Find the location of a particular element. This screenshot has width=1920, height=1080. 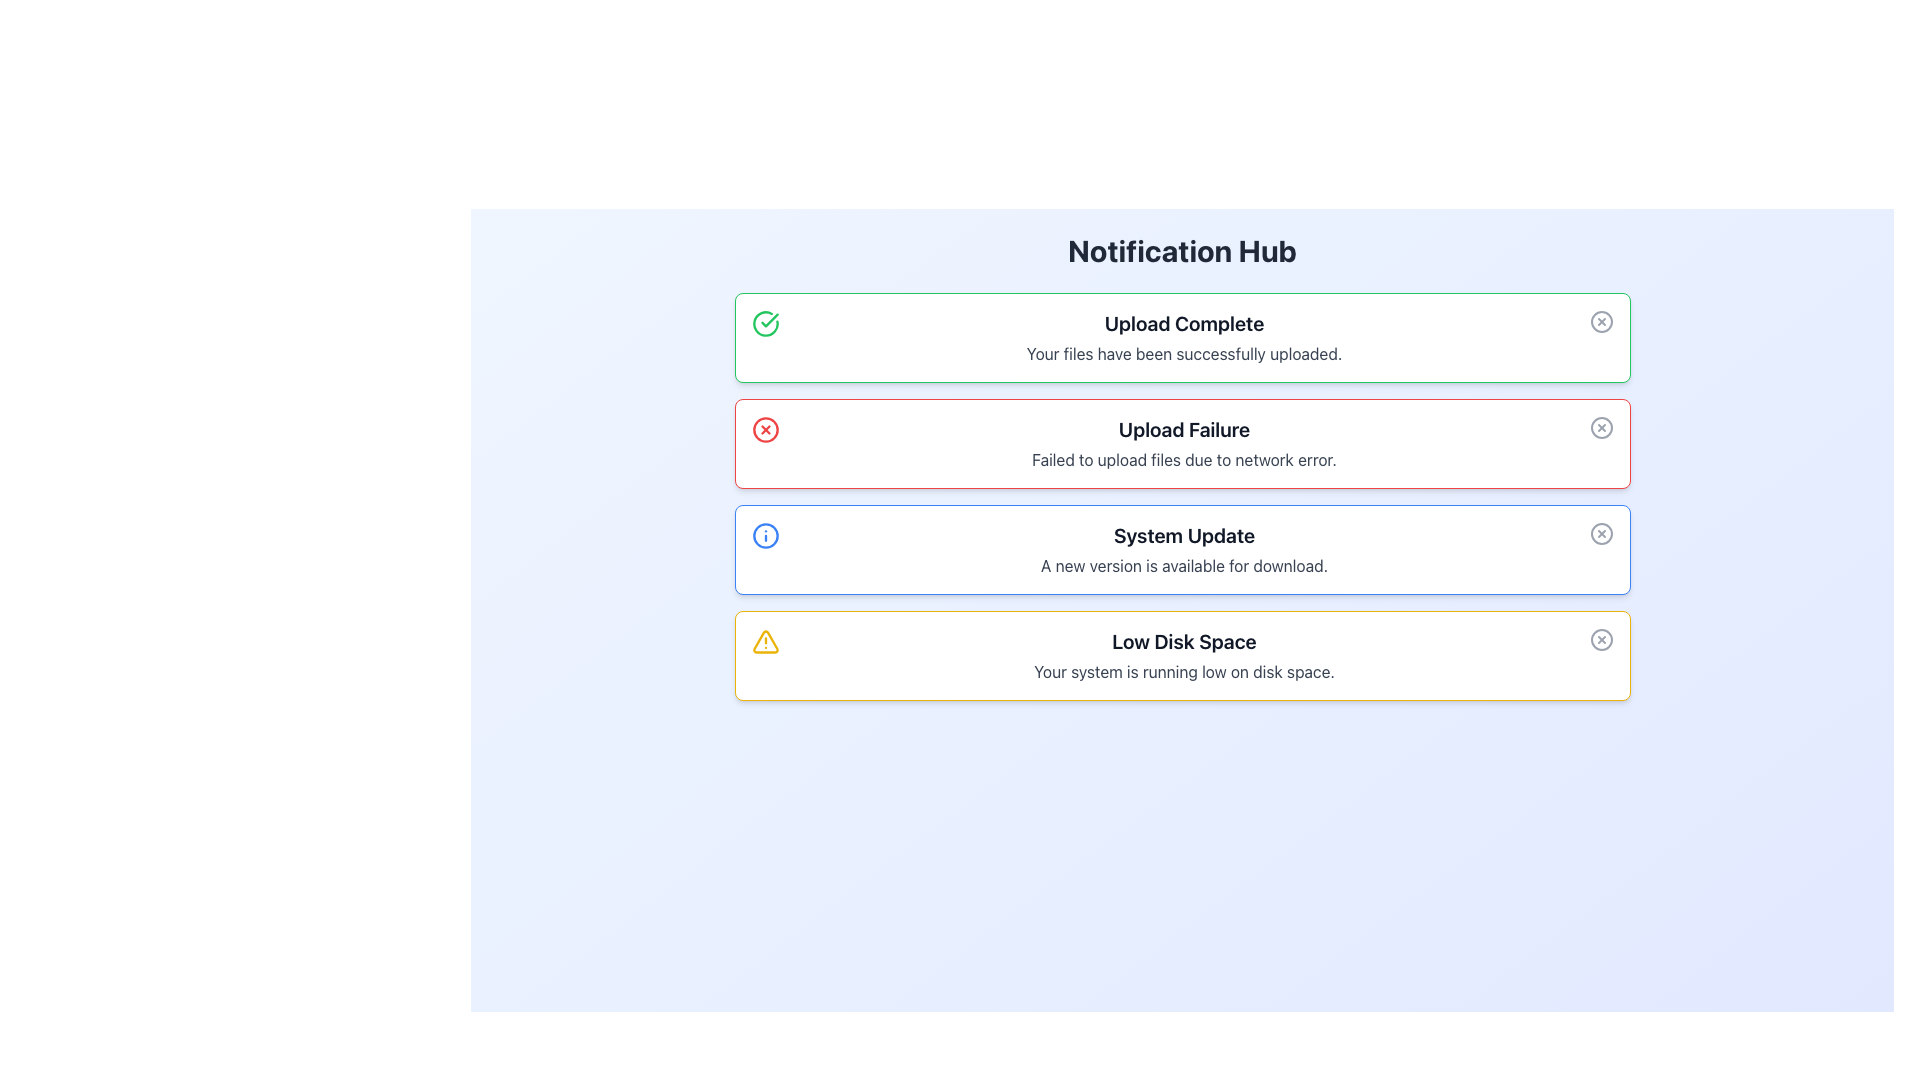

the circular dismiss button with a cross (X) in the top-right corner of the 'Upload Failure' notification card is located at coordinates (1601, 427).